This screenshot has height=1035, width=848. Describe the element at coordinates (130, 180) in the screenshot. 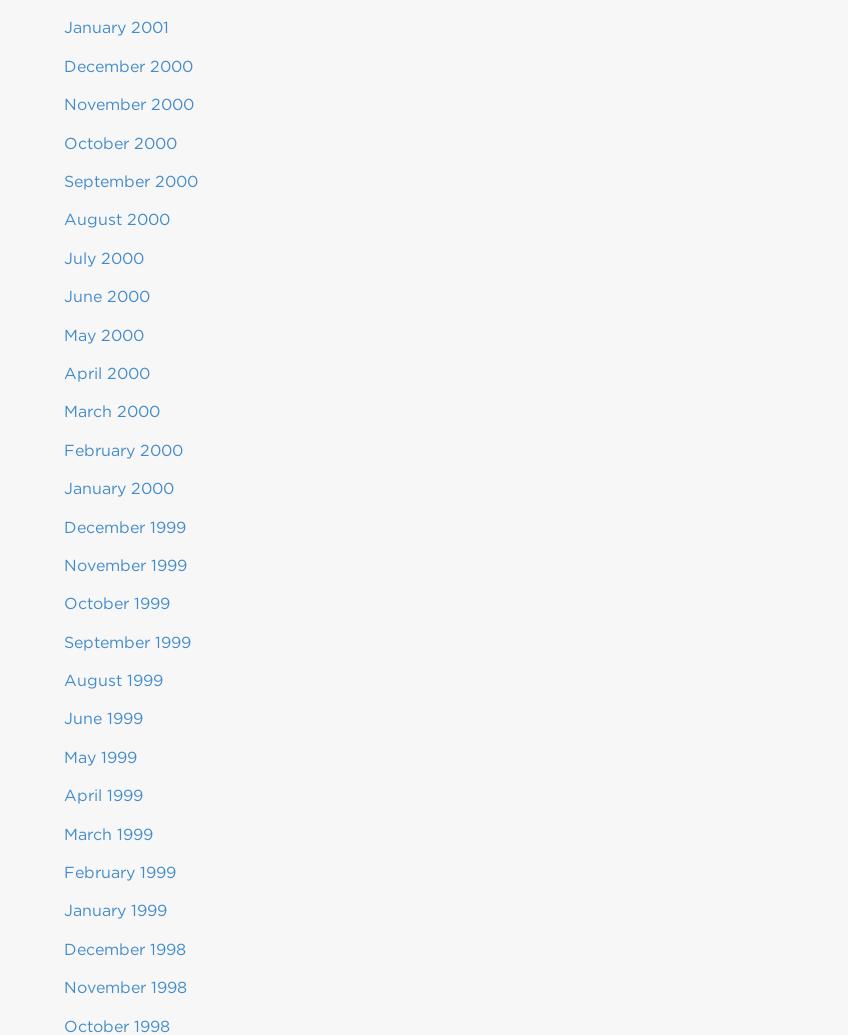

I see `'September 2000'` at that location.